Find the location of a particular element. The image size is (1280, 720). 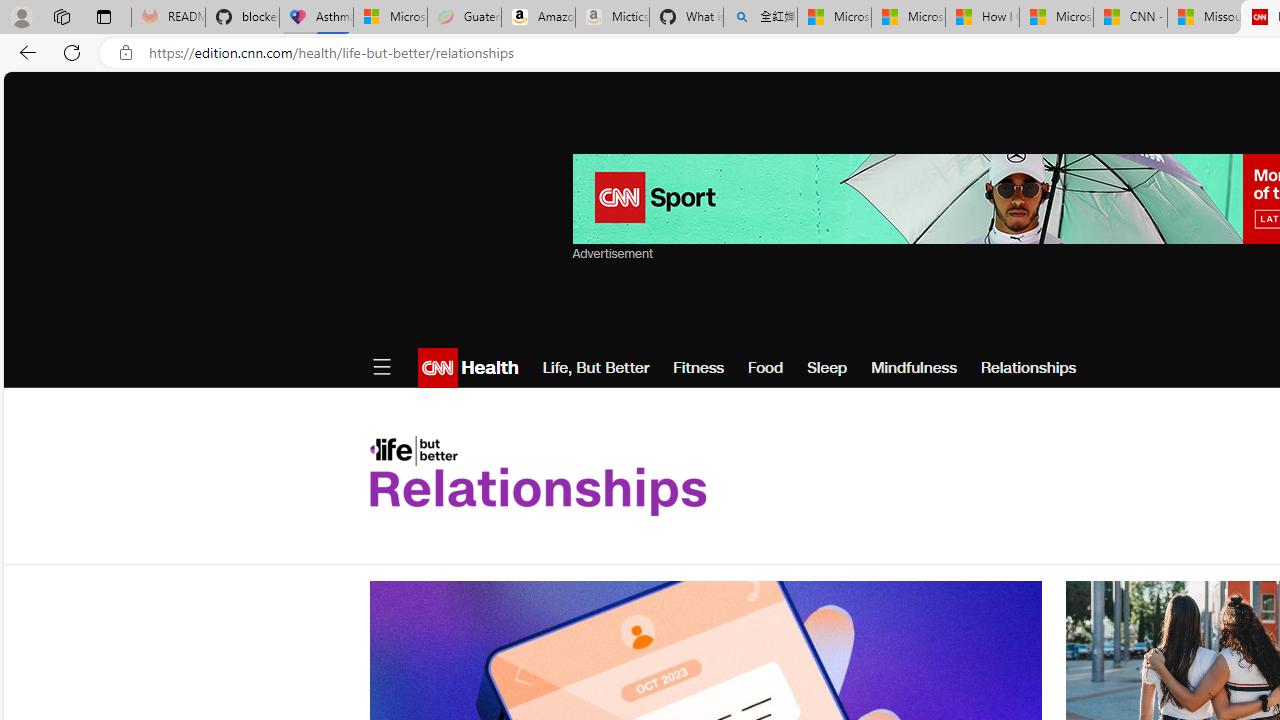

'Sleep' is located at coordinates (826, 367).